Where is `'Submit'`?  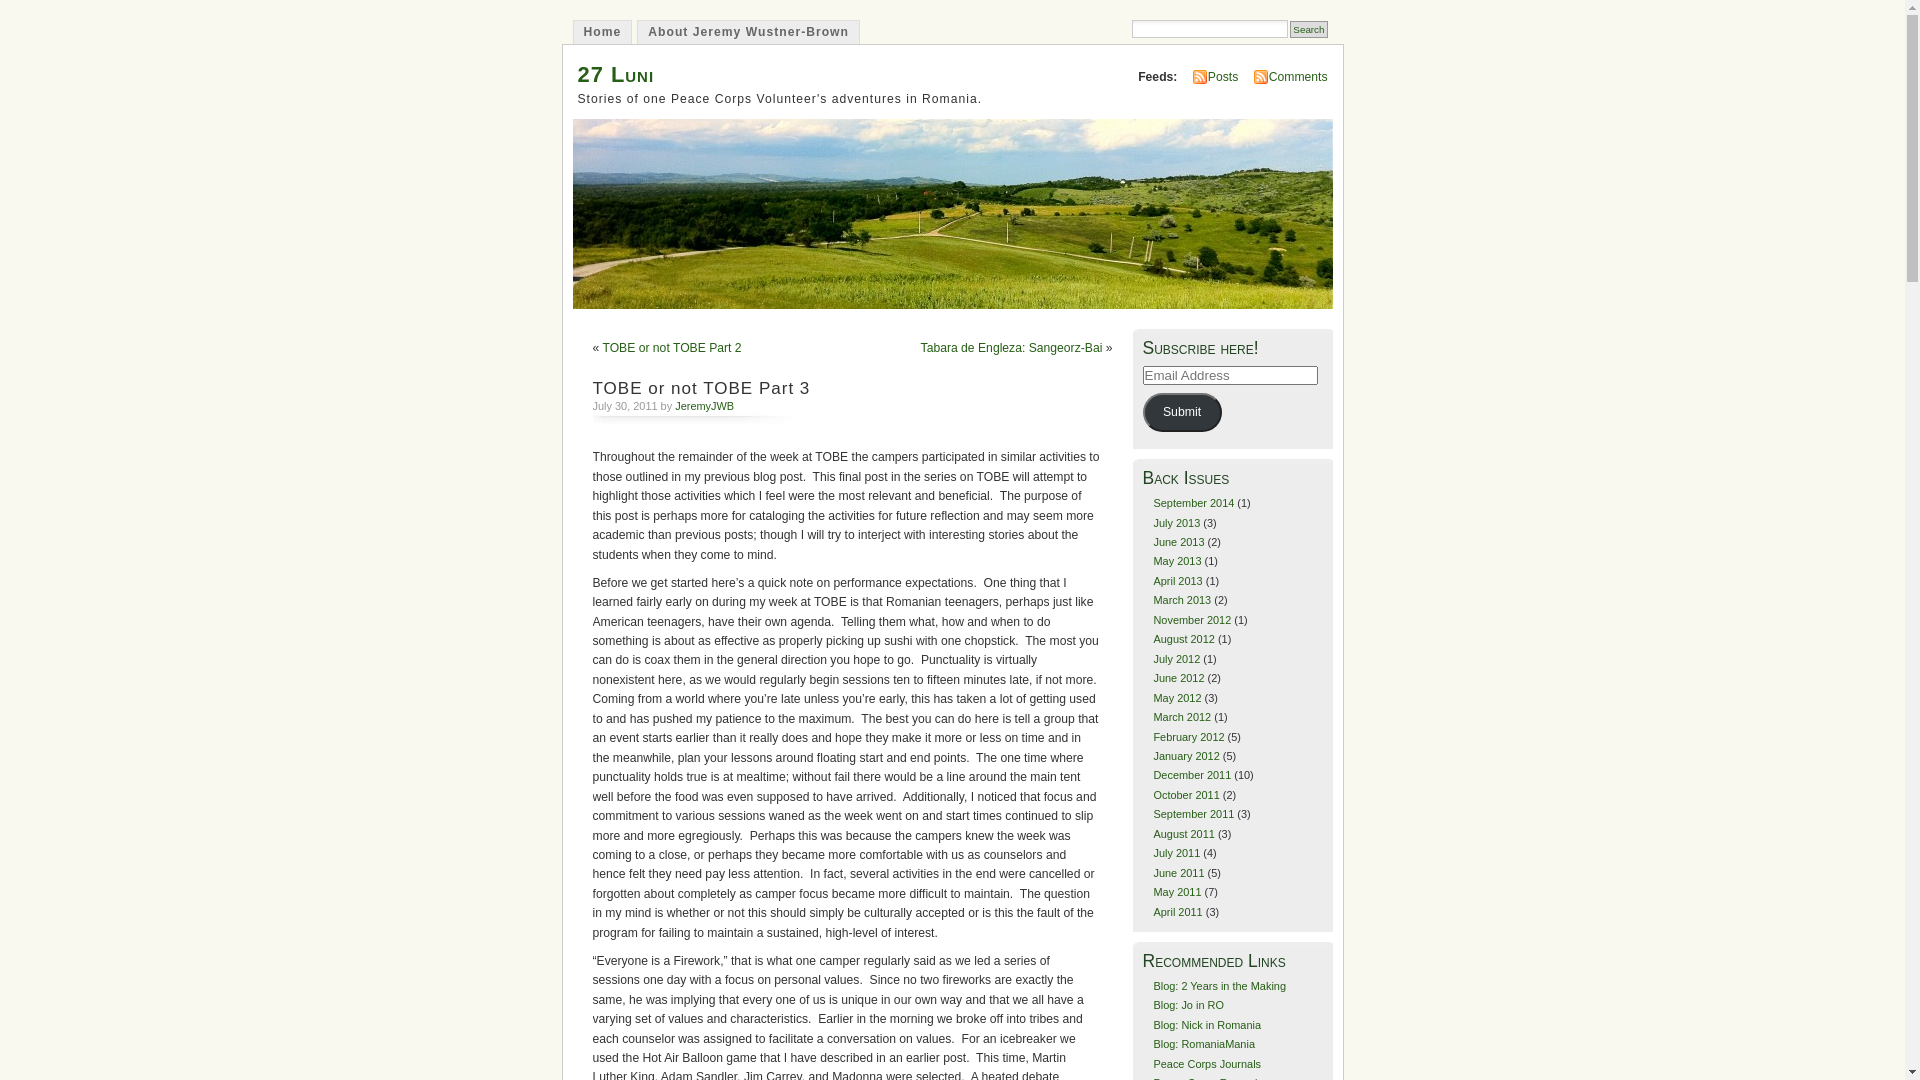 'Submit' is located at coordinates (1142, 411).